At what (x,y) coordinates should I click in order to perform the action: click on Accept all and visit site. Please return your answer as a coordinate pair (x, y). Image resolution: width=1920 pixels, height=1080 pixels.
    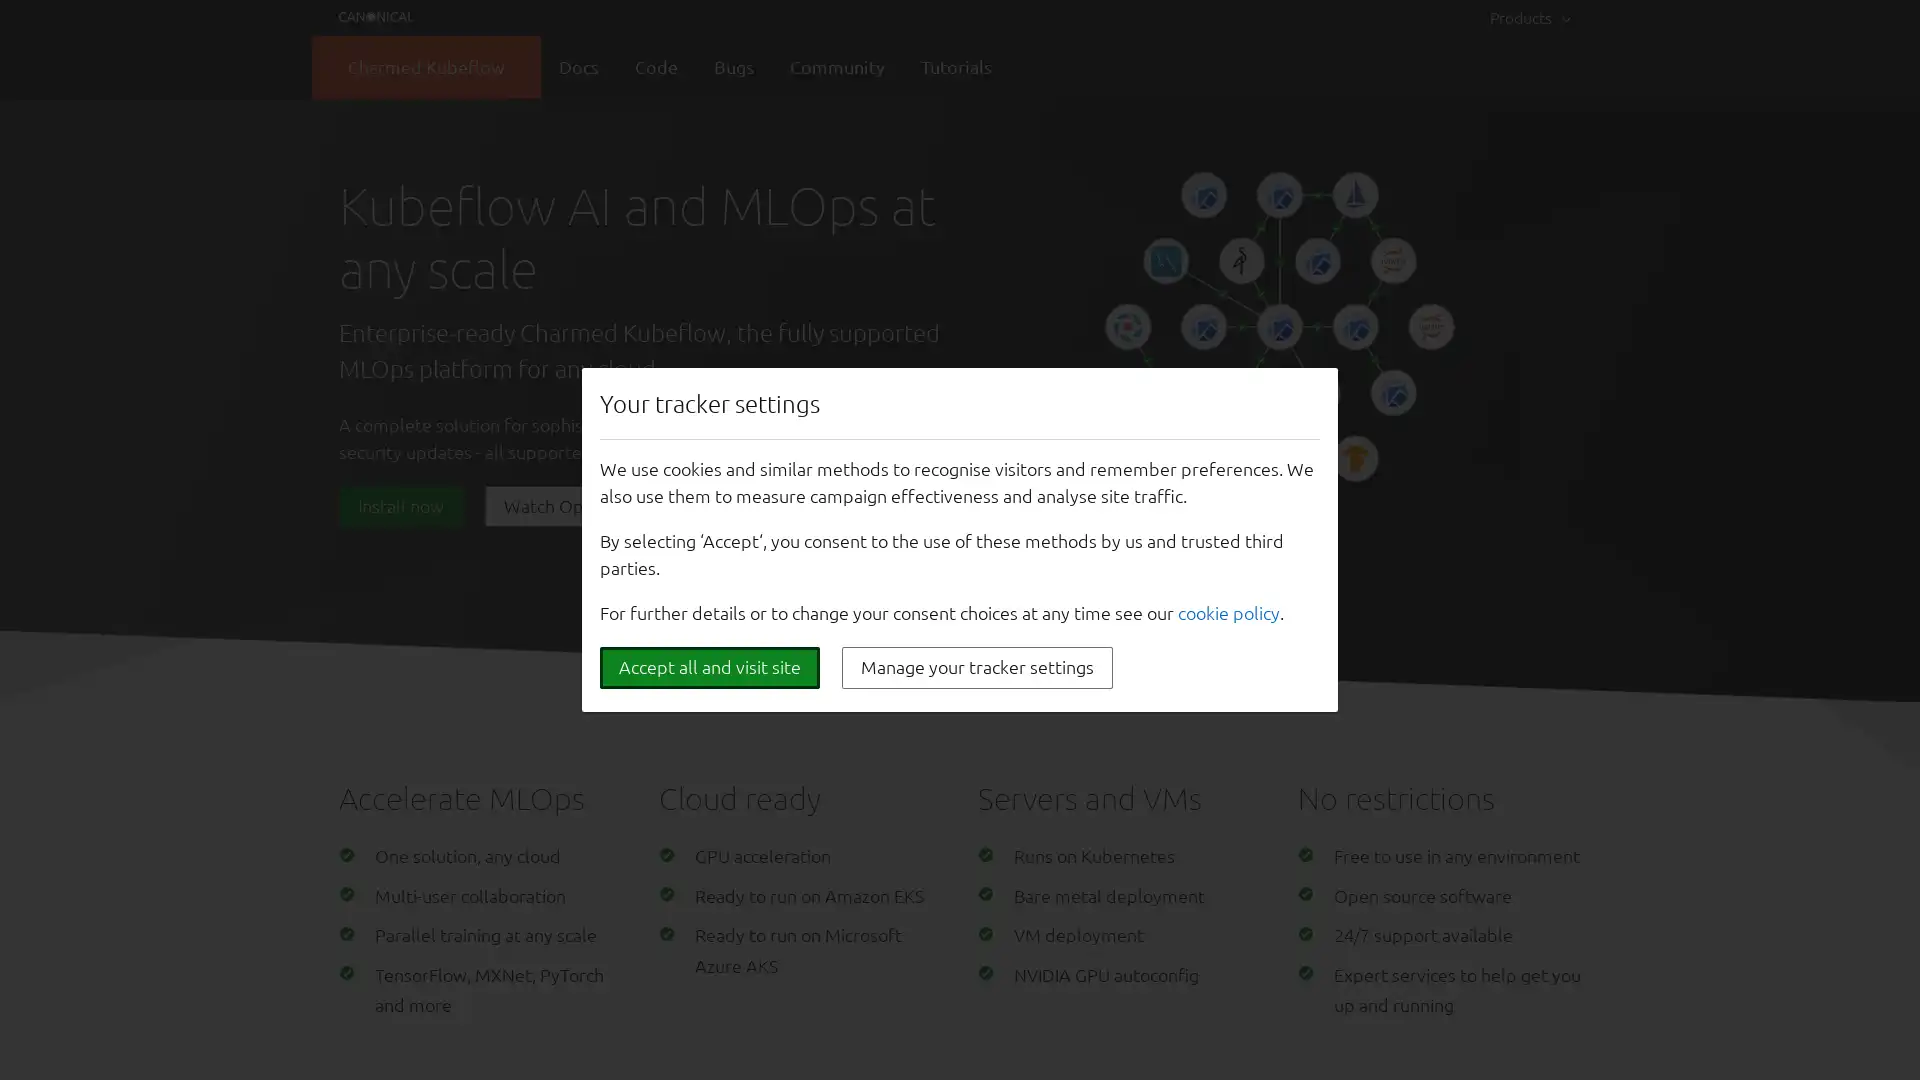
    Looking at the image, I should click on (710, 667).